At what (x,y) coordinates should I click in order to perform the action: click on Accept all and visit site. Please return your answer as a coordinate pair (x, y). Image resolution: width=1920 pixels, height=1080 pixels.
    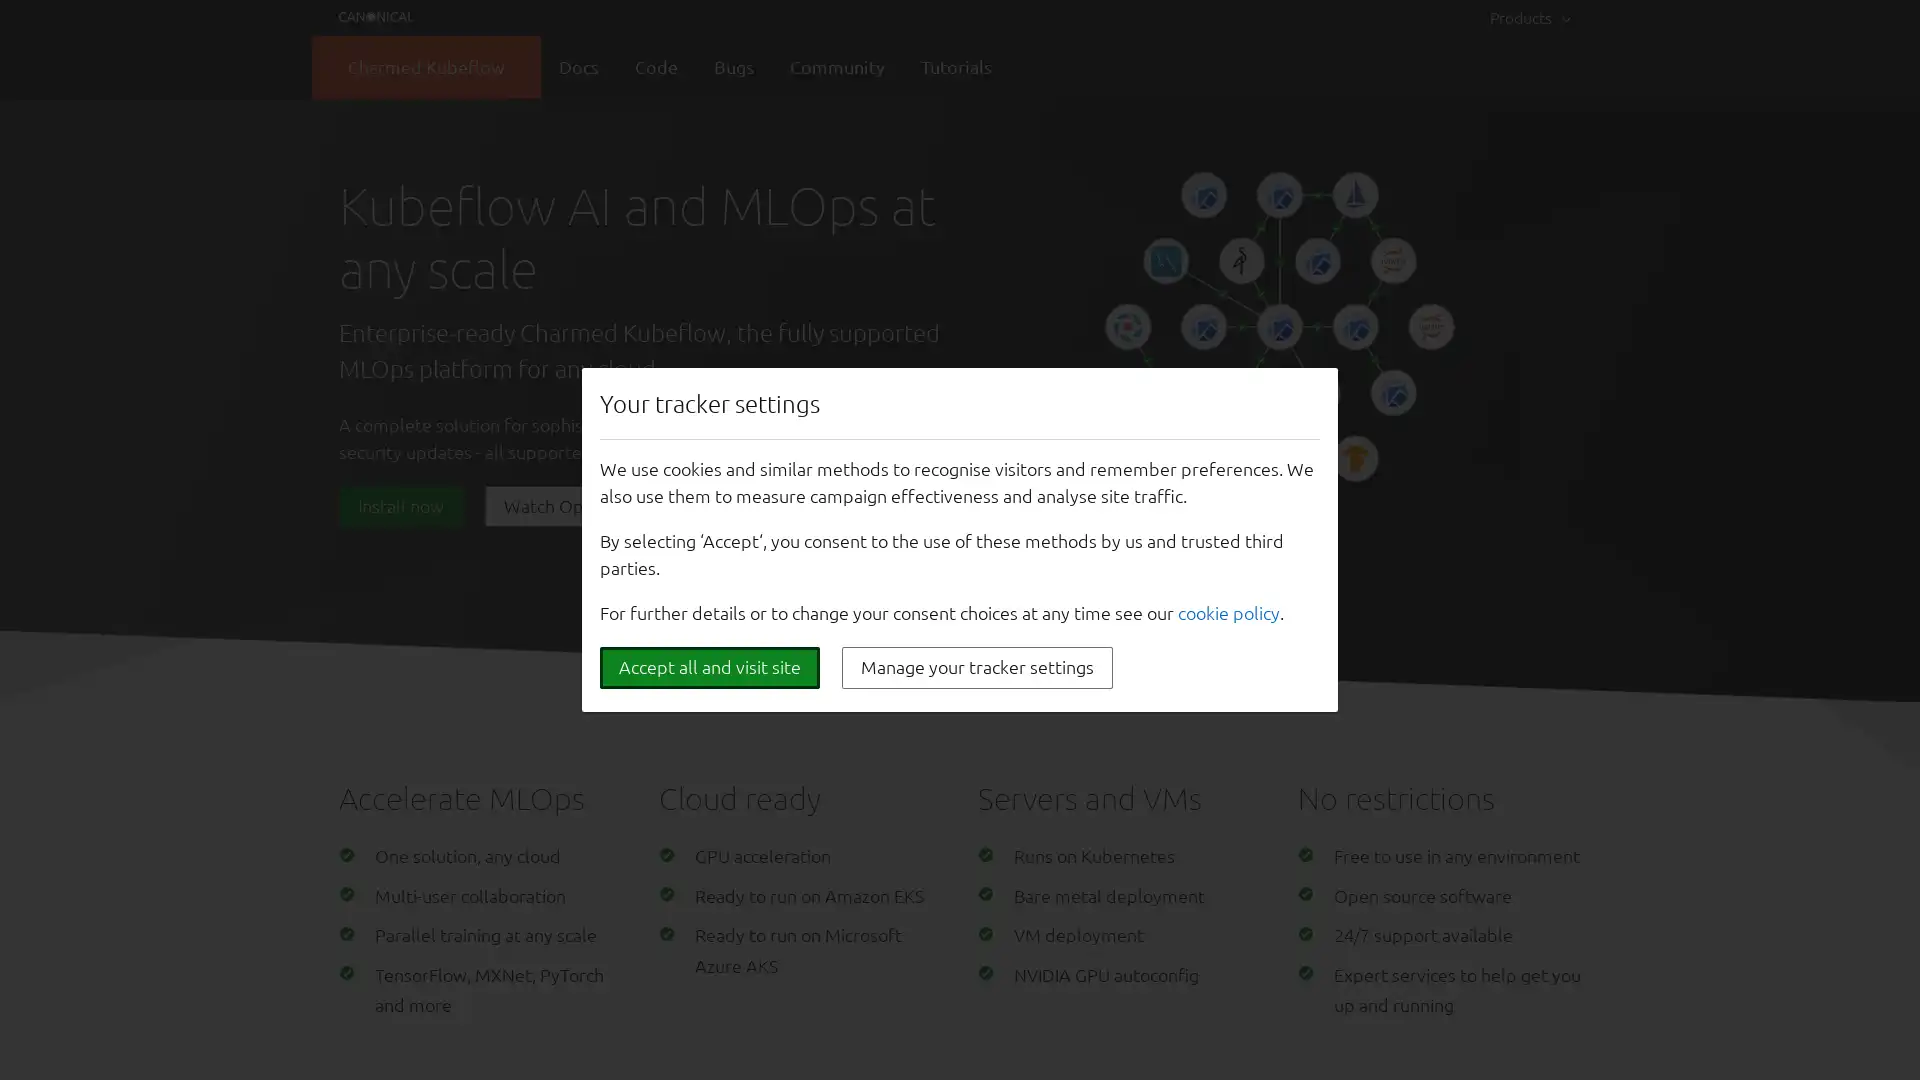
    Looking at the image, I should click on (710, 667).